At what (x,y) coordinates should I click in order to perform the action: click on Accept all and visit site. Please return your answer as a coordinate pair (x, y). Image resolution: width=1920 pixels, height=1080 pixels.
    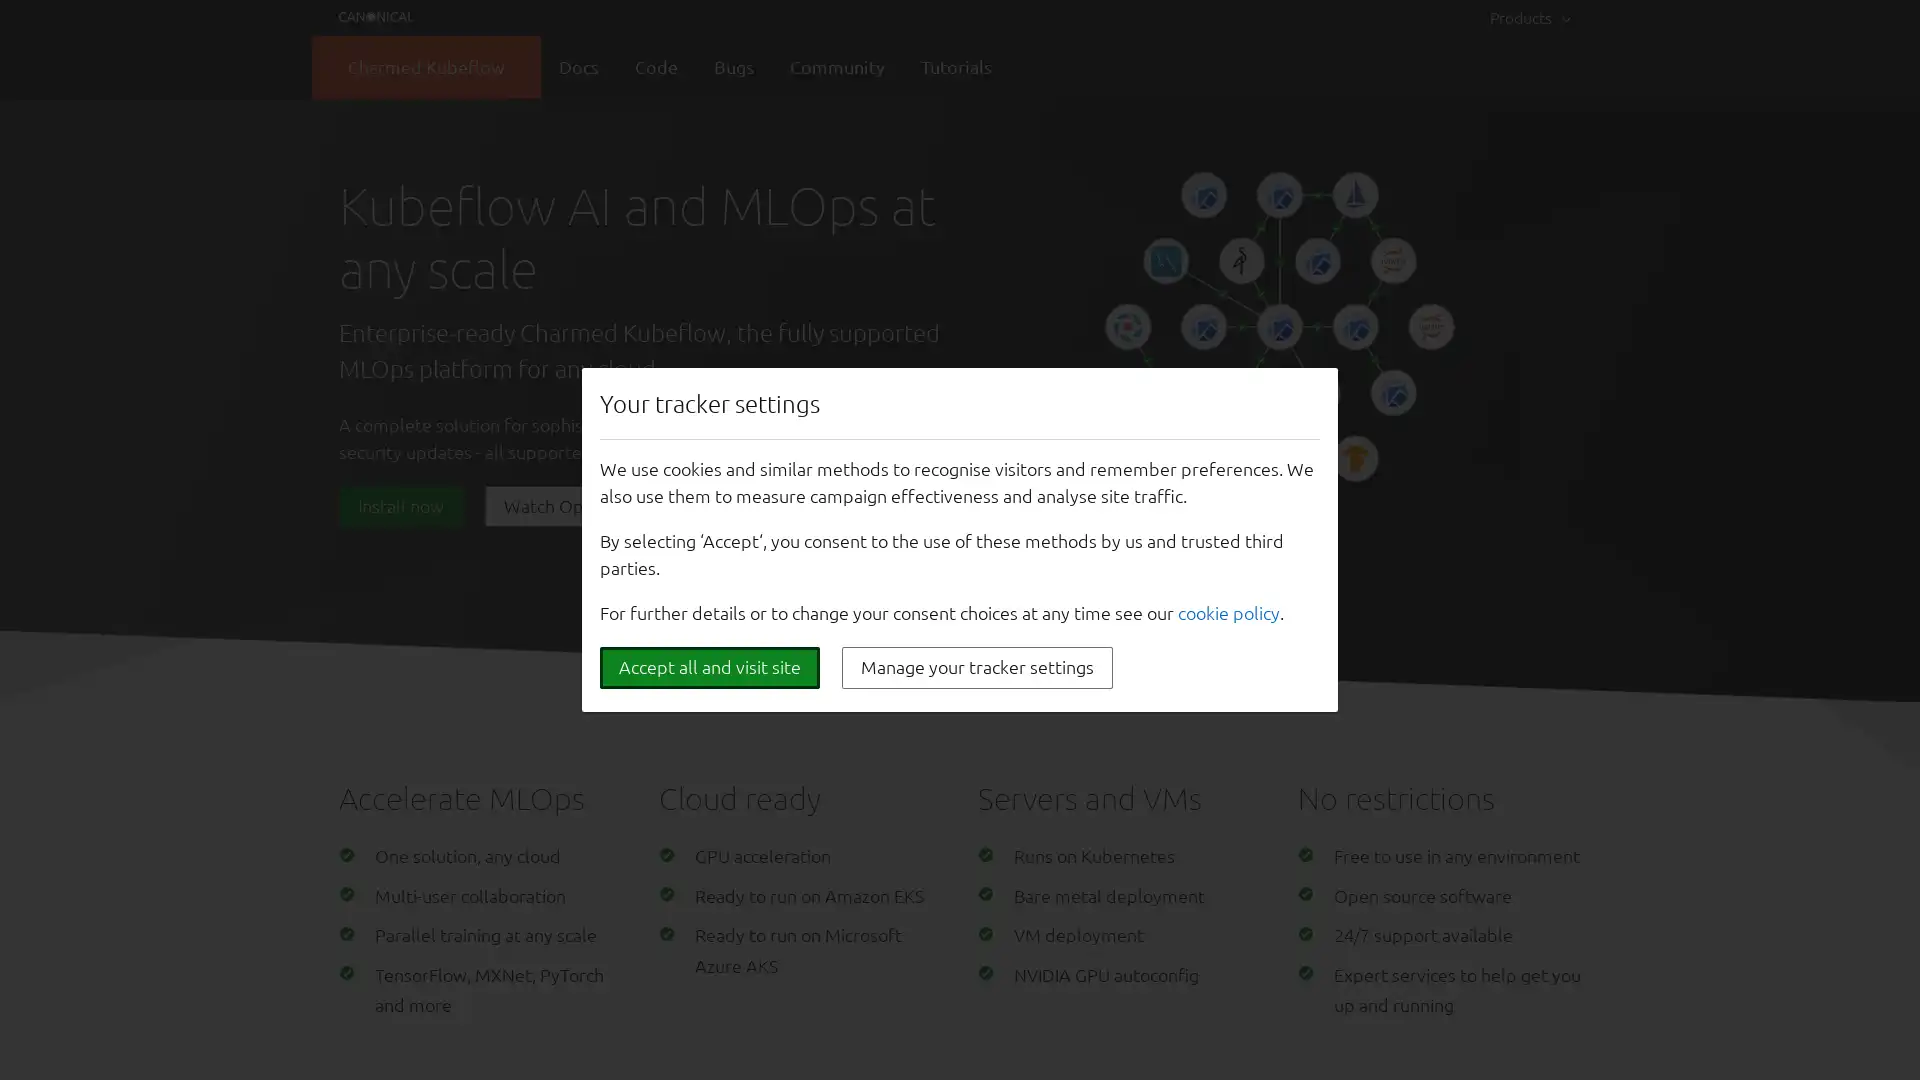
    Looking at the image, I should click on (710, 667).